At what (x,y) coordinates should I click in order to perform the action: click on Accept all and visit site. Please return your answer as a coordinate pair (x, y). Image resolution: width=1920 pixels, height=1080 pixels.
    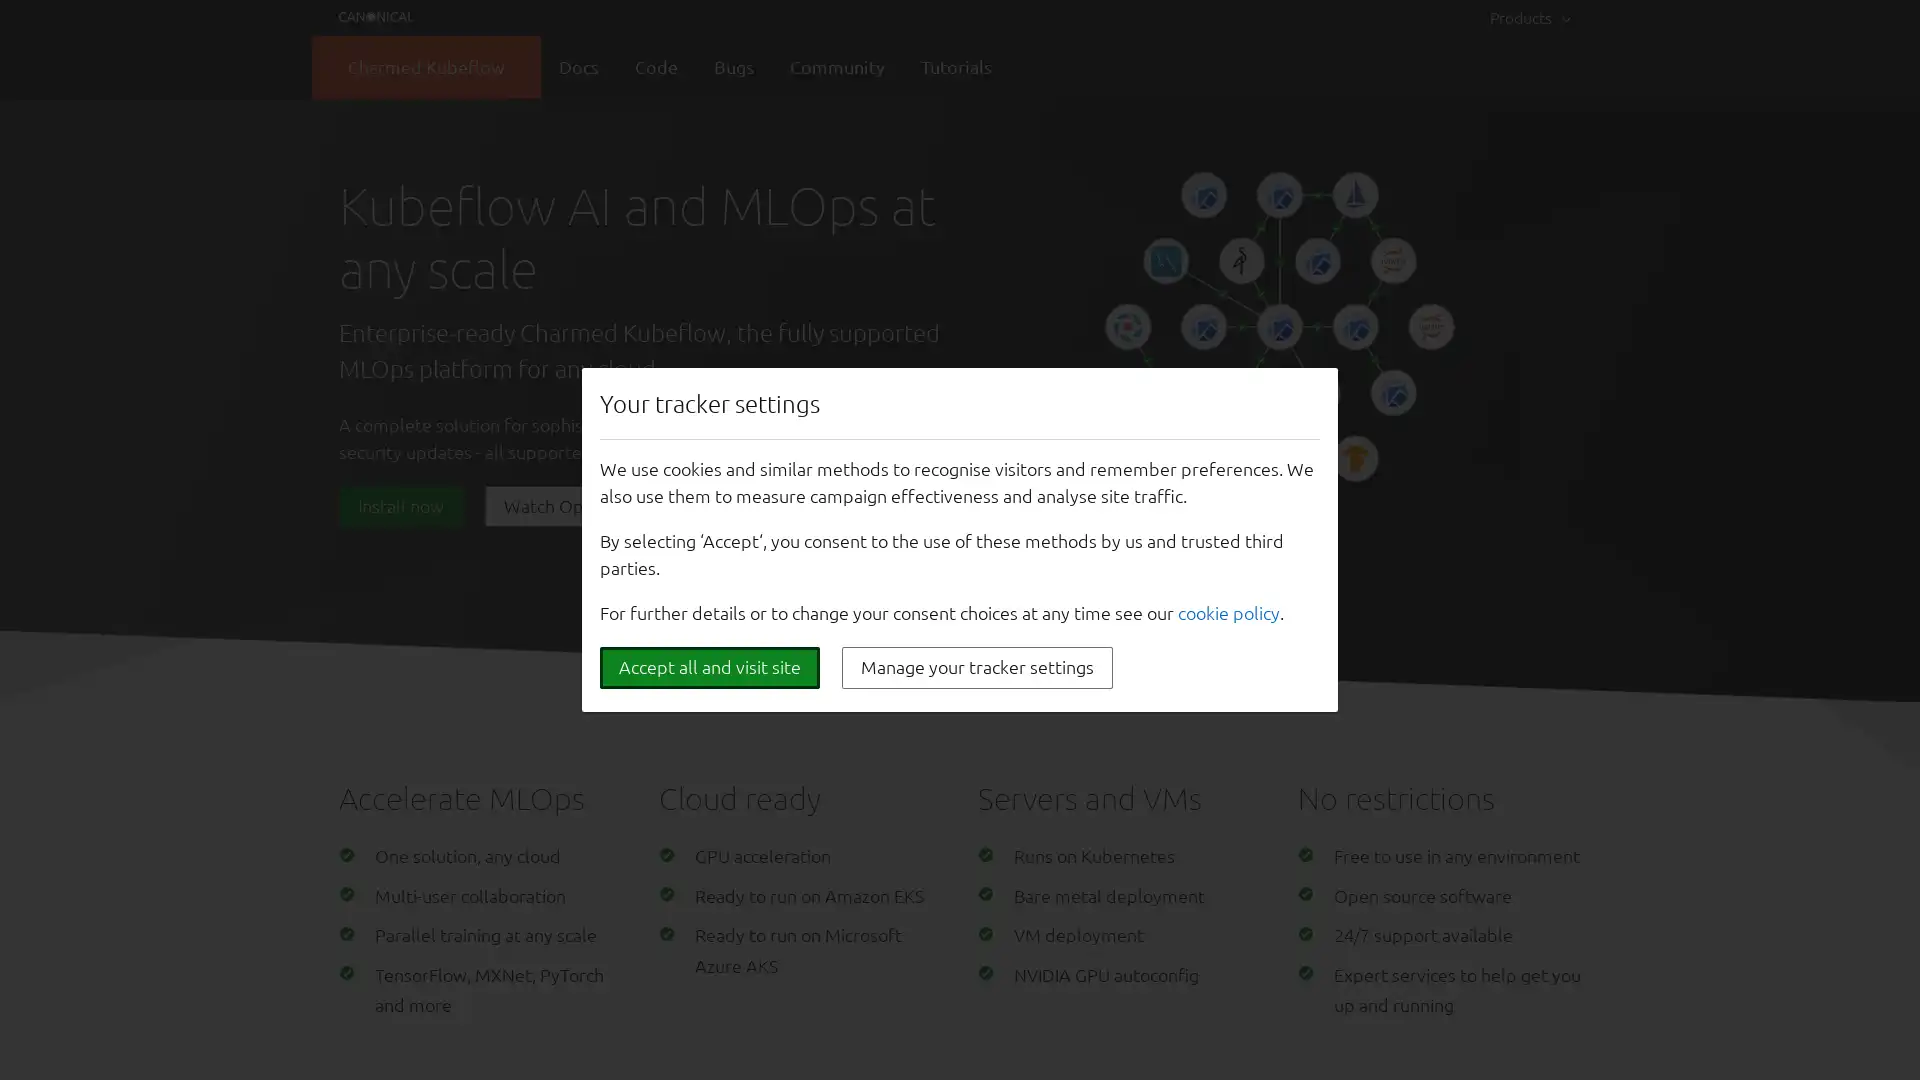
    Looking at the image, I should click on (710, 667).